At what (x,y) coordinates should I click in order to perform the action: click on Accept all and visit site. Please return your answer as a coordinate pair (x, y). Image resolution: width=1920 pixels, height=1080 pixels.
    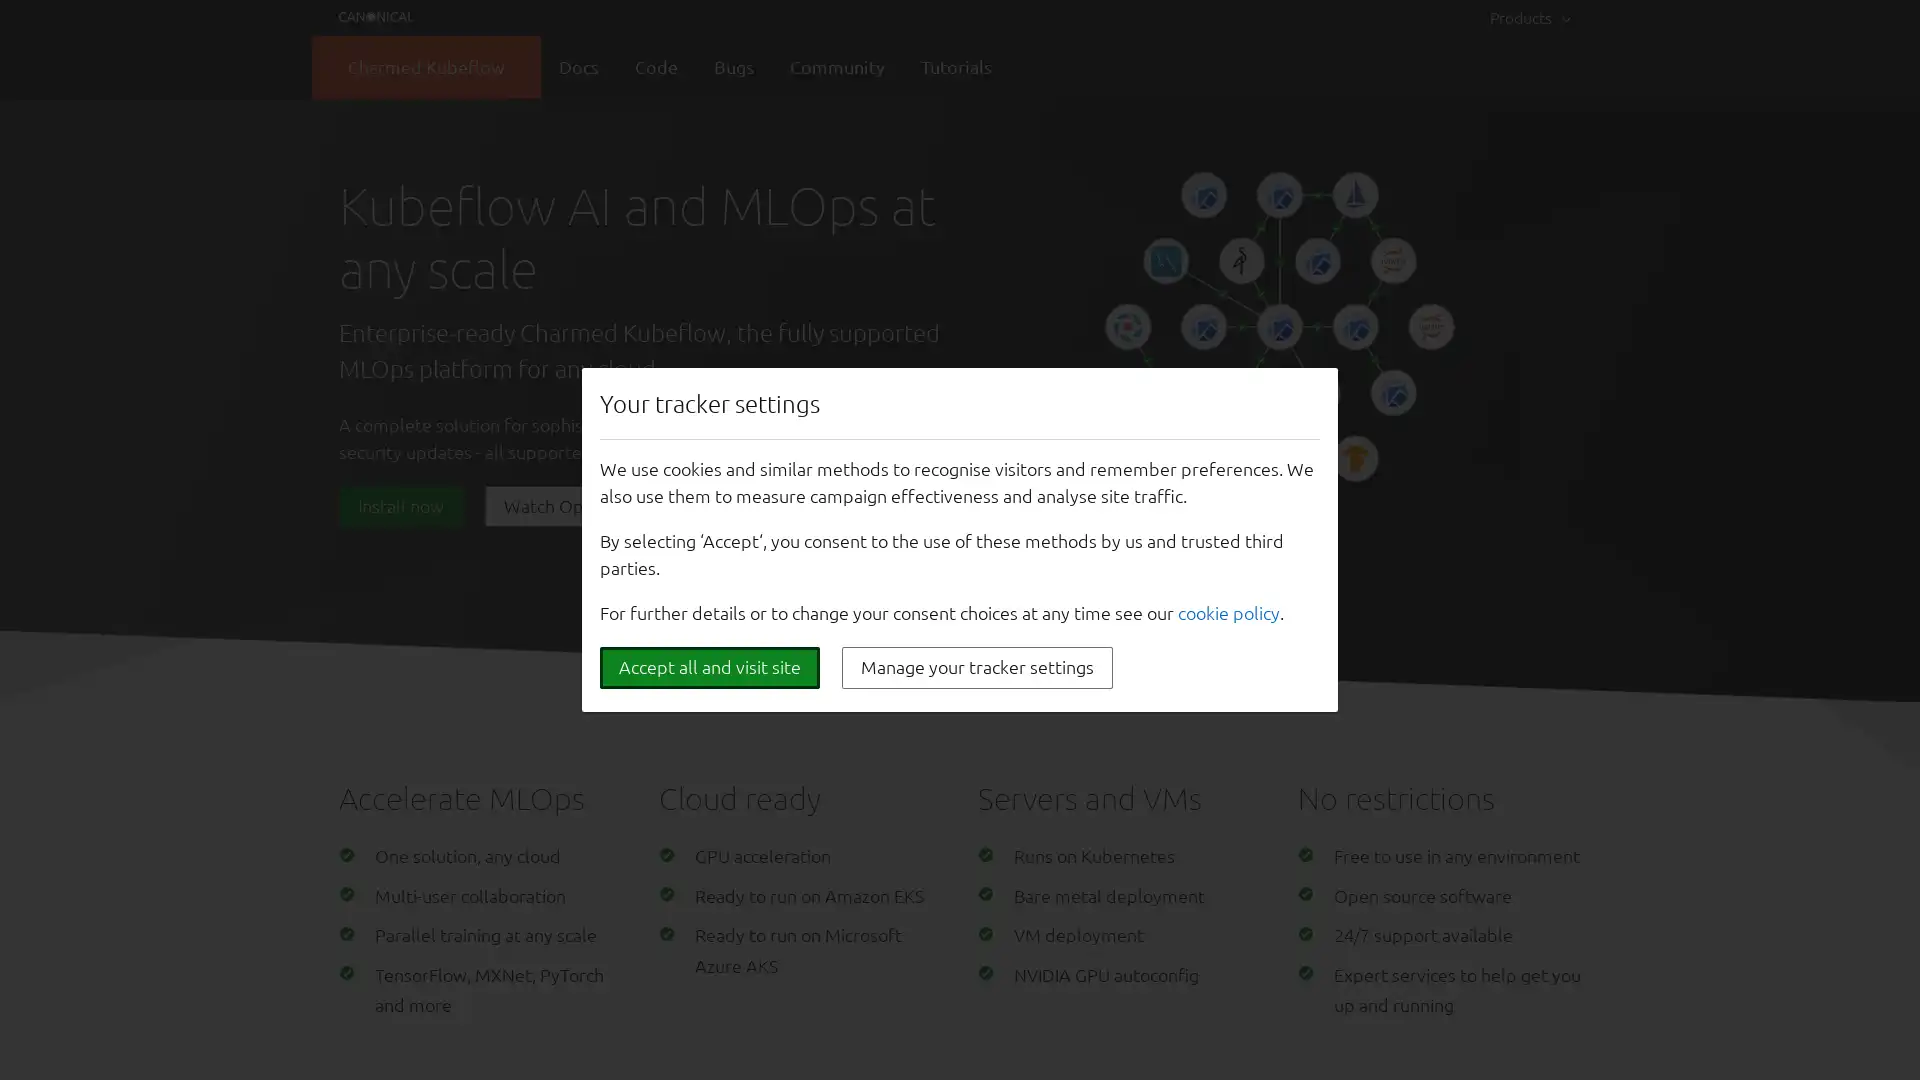
    Looking at the image, I should click on (710, 667).